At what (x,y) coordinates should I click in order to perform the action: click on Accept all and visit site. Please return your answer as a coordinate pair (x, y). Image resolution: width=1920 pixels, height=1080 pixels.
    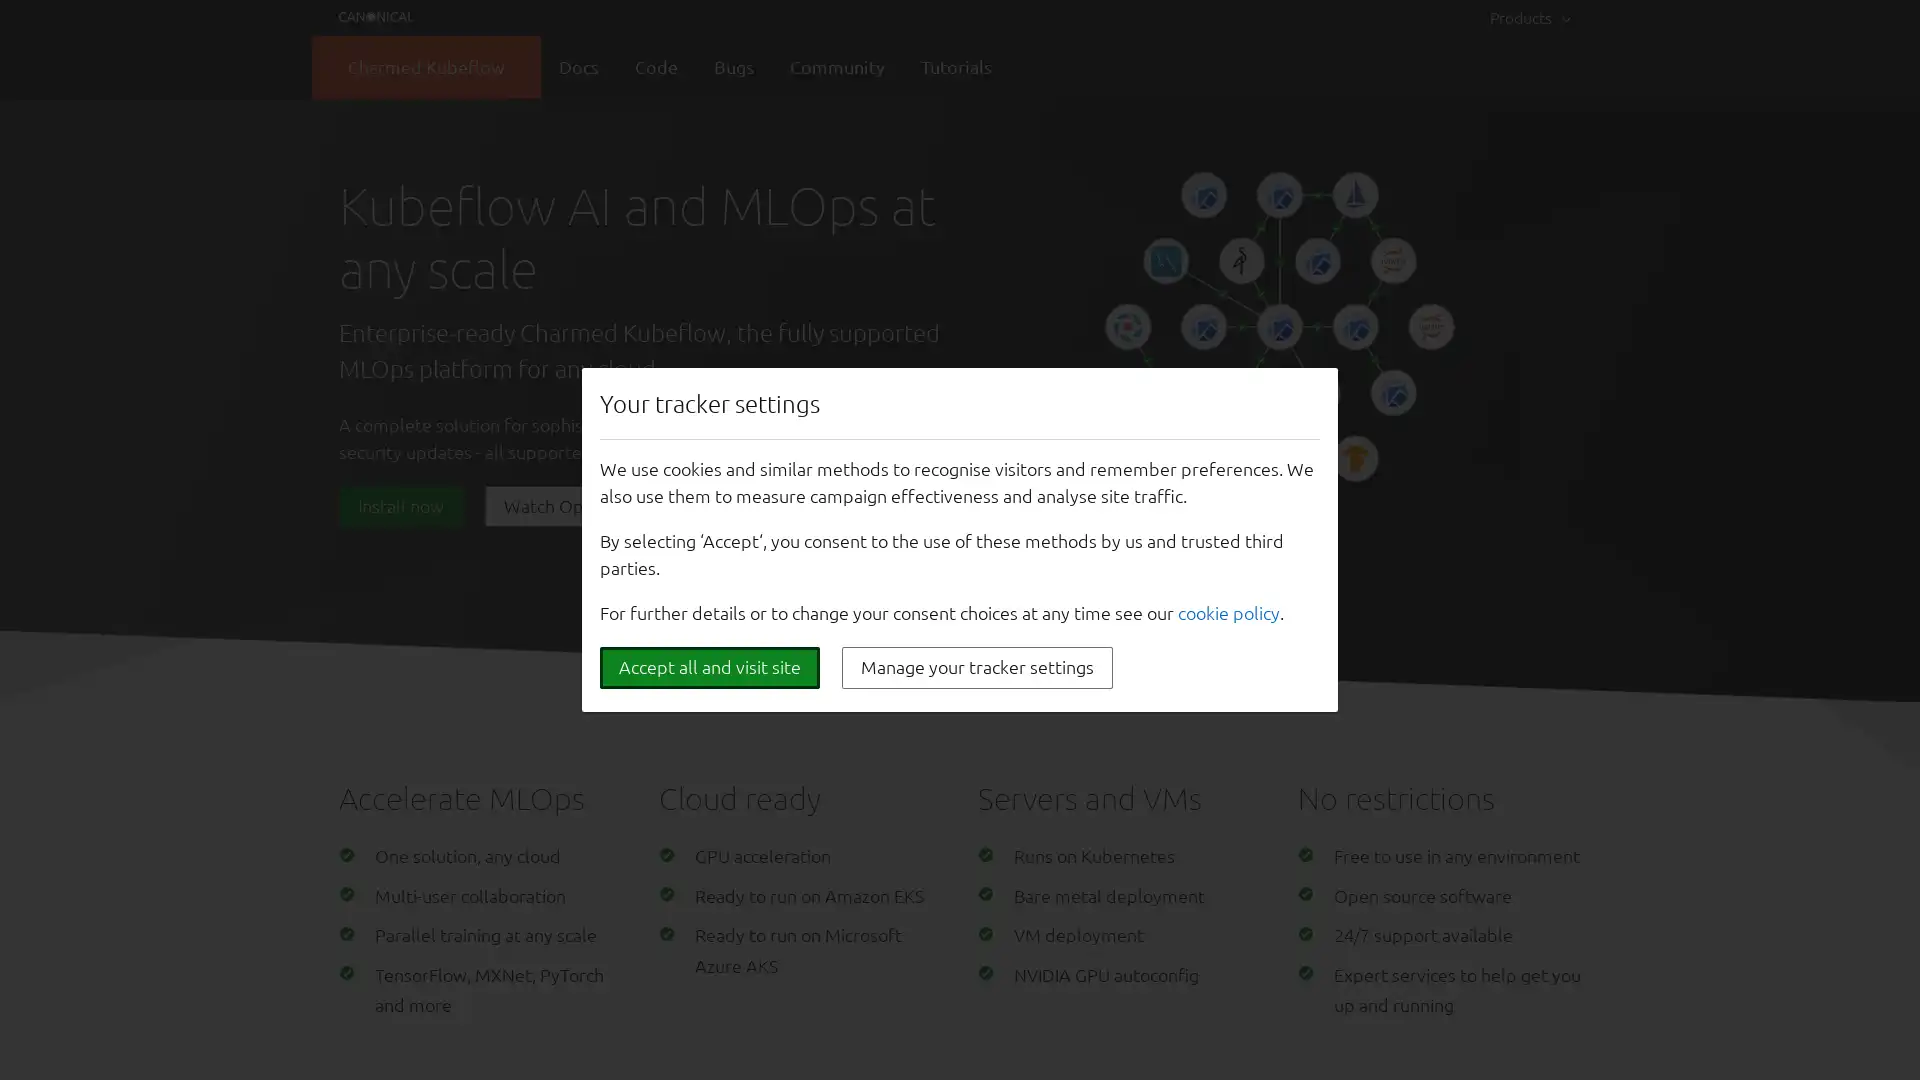
    Looking at the image, I should click on (710, 667).